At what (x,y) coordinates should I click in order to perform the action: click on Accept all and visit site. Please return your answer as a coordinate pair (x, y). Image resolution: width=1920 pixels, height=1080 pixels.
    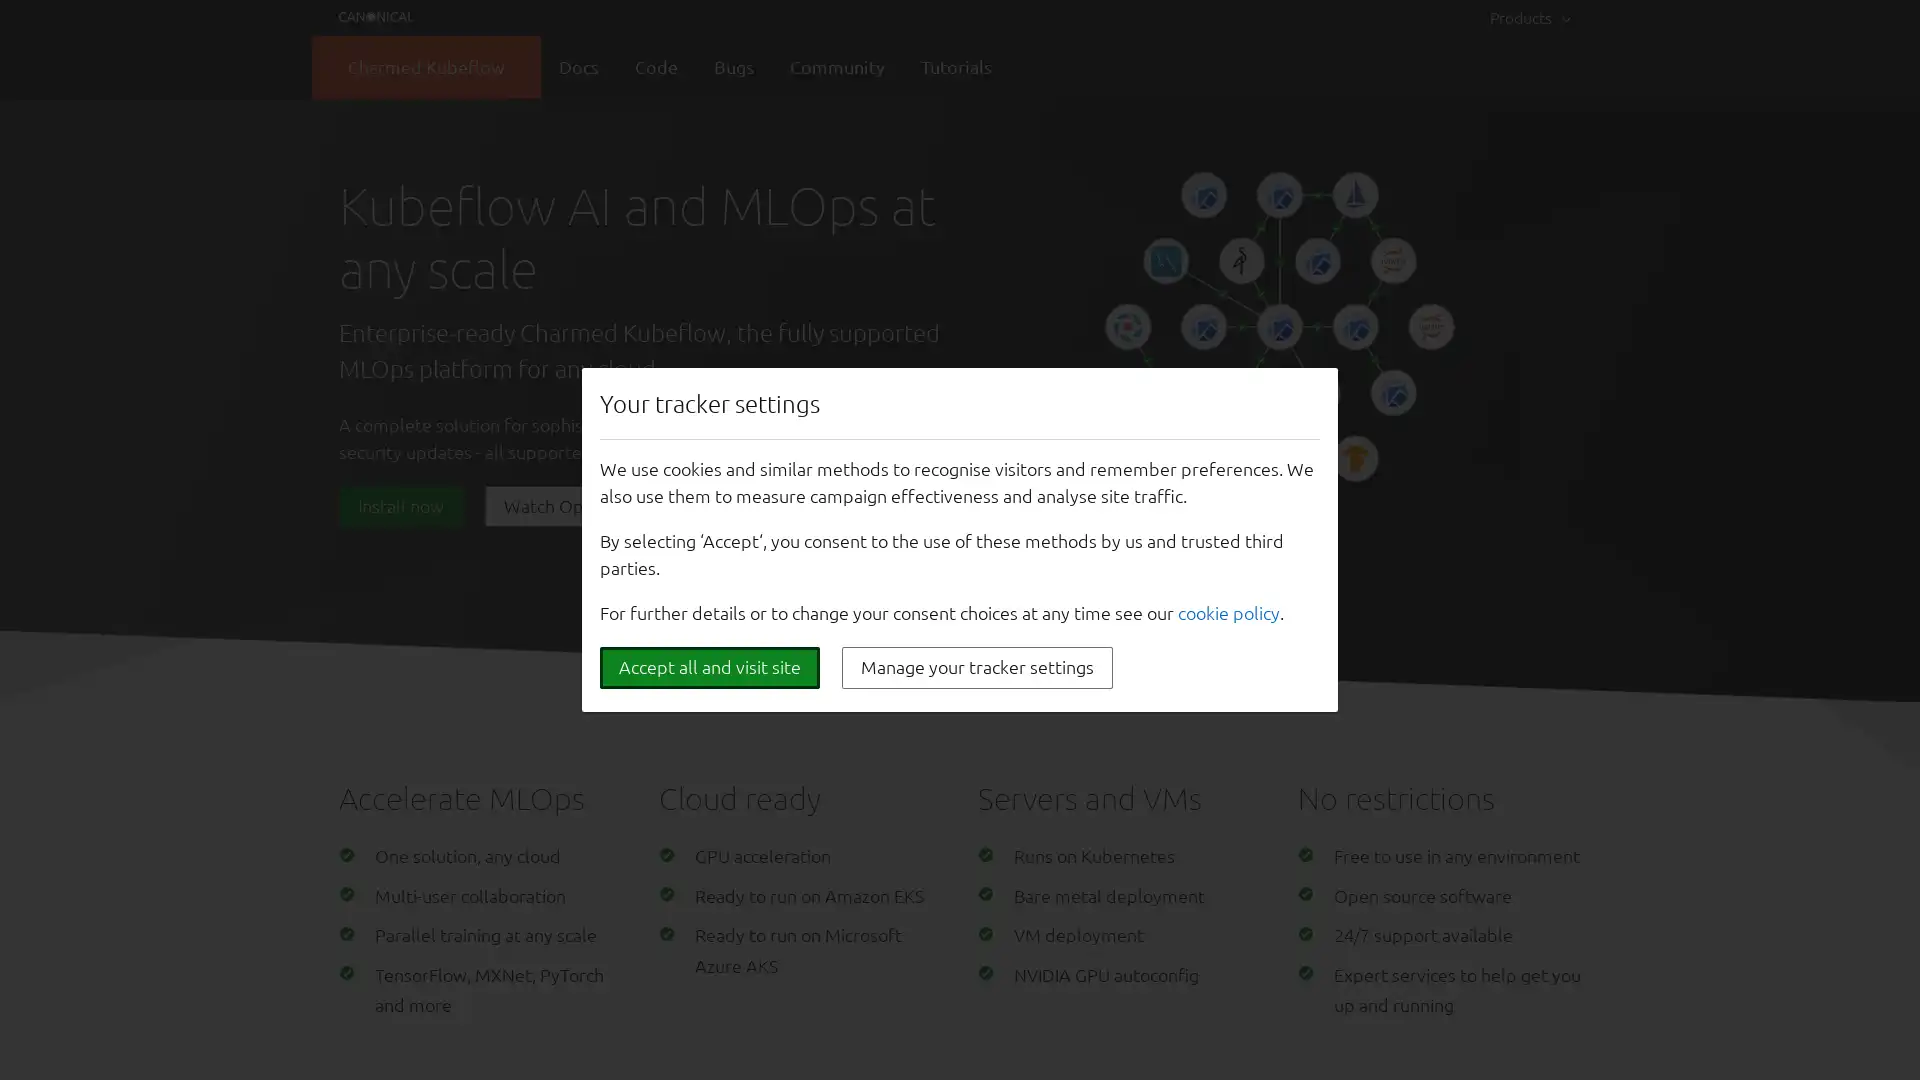
    Looking at the image, I should click on (710, 667).